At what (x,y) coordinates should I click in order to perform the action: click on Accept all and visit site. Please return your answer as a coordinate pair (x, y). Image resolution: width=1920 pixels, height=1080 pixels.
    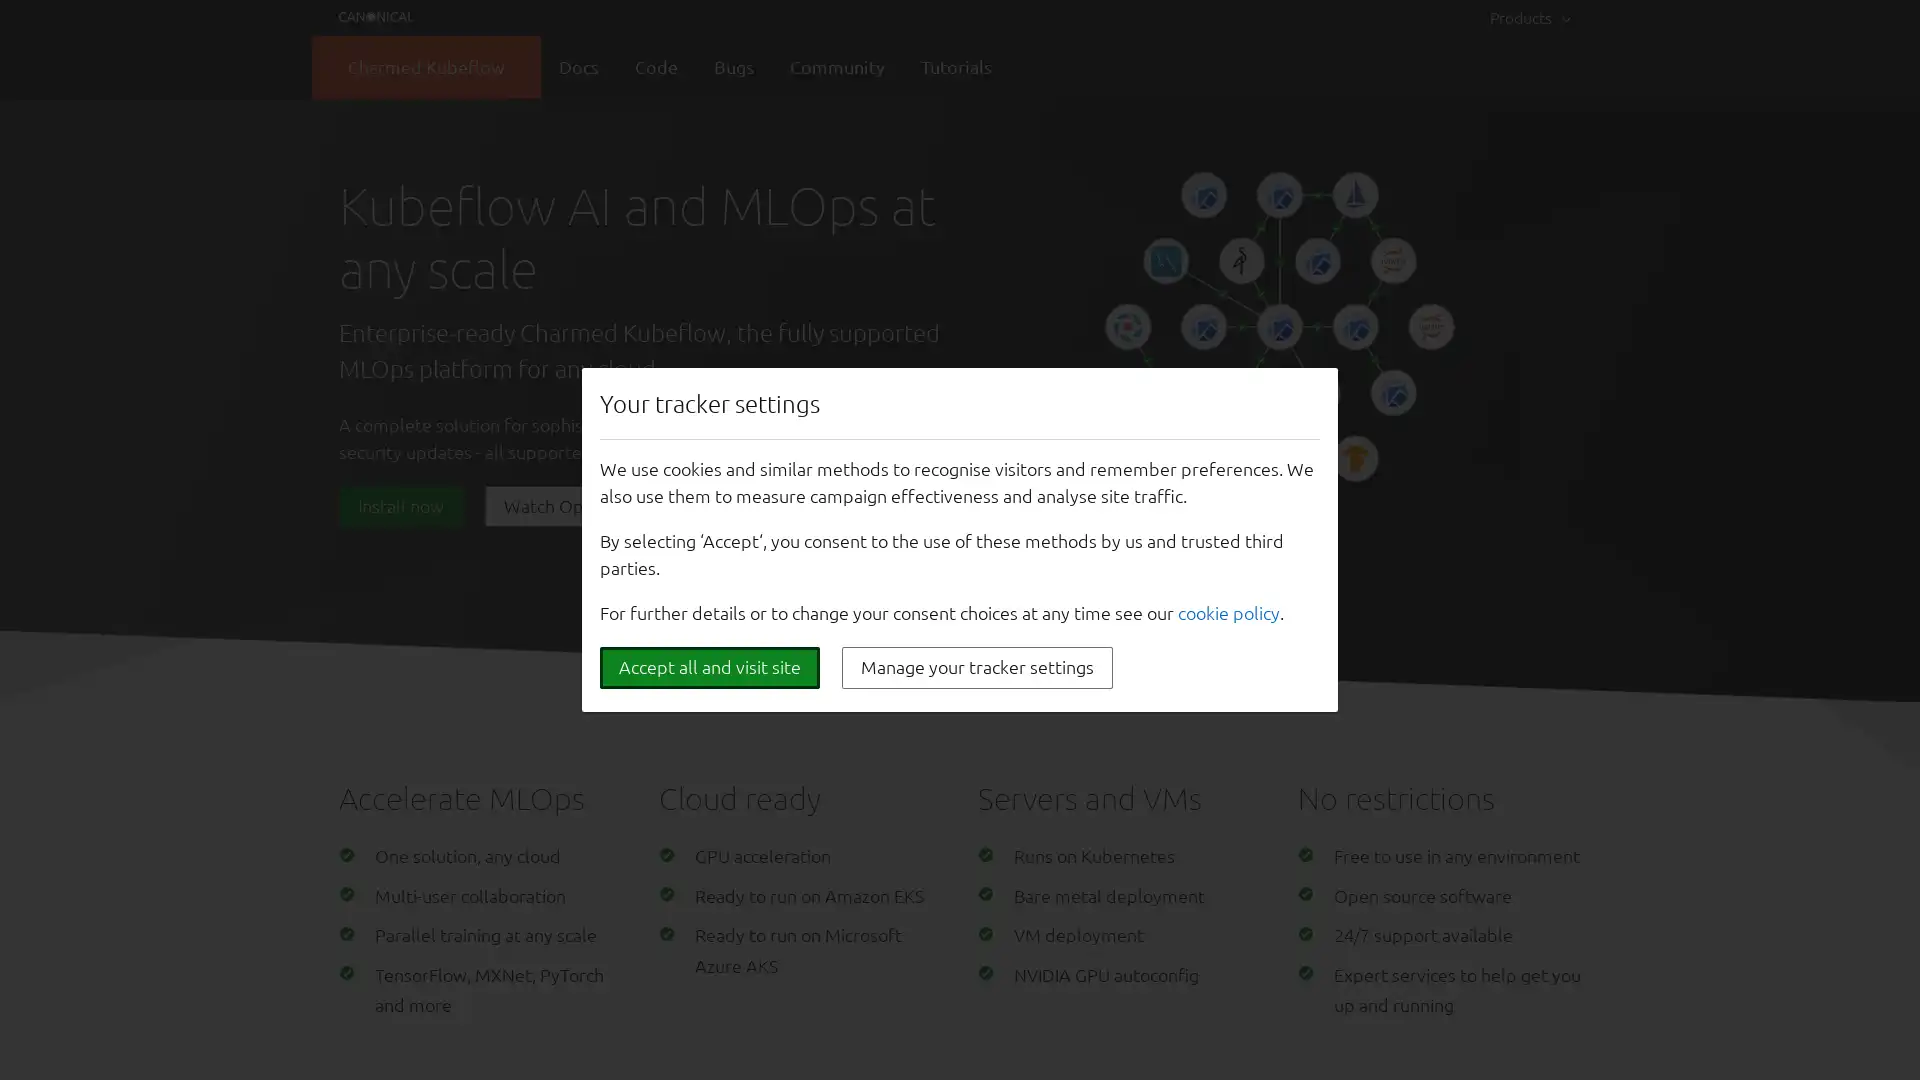
    Looking at the image, I should click on (710, 667).